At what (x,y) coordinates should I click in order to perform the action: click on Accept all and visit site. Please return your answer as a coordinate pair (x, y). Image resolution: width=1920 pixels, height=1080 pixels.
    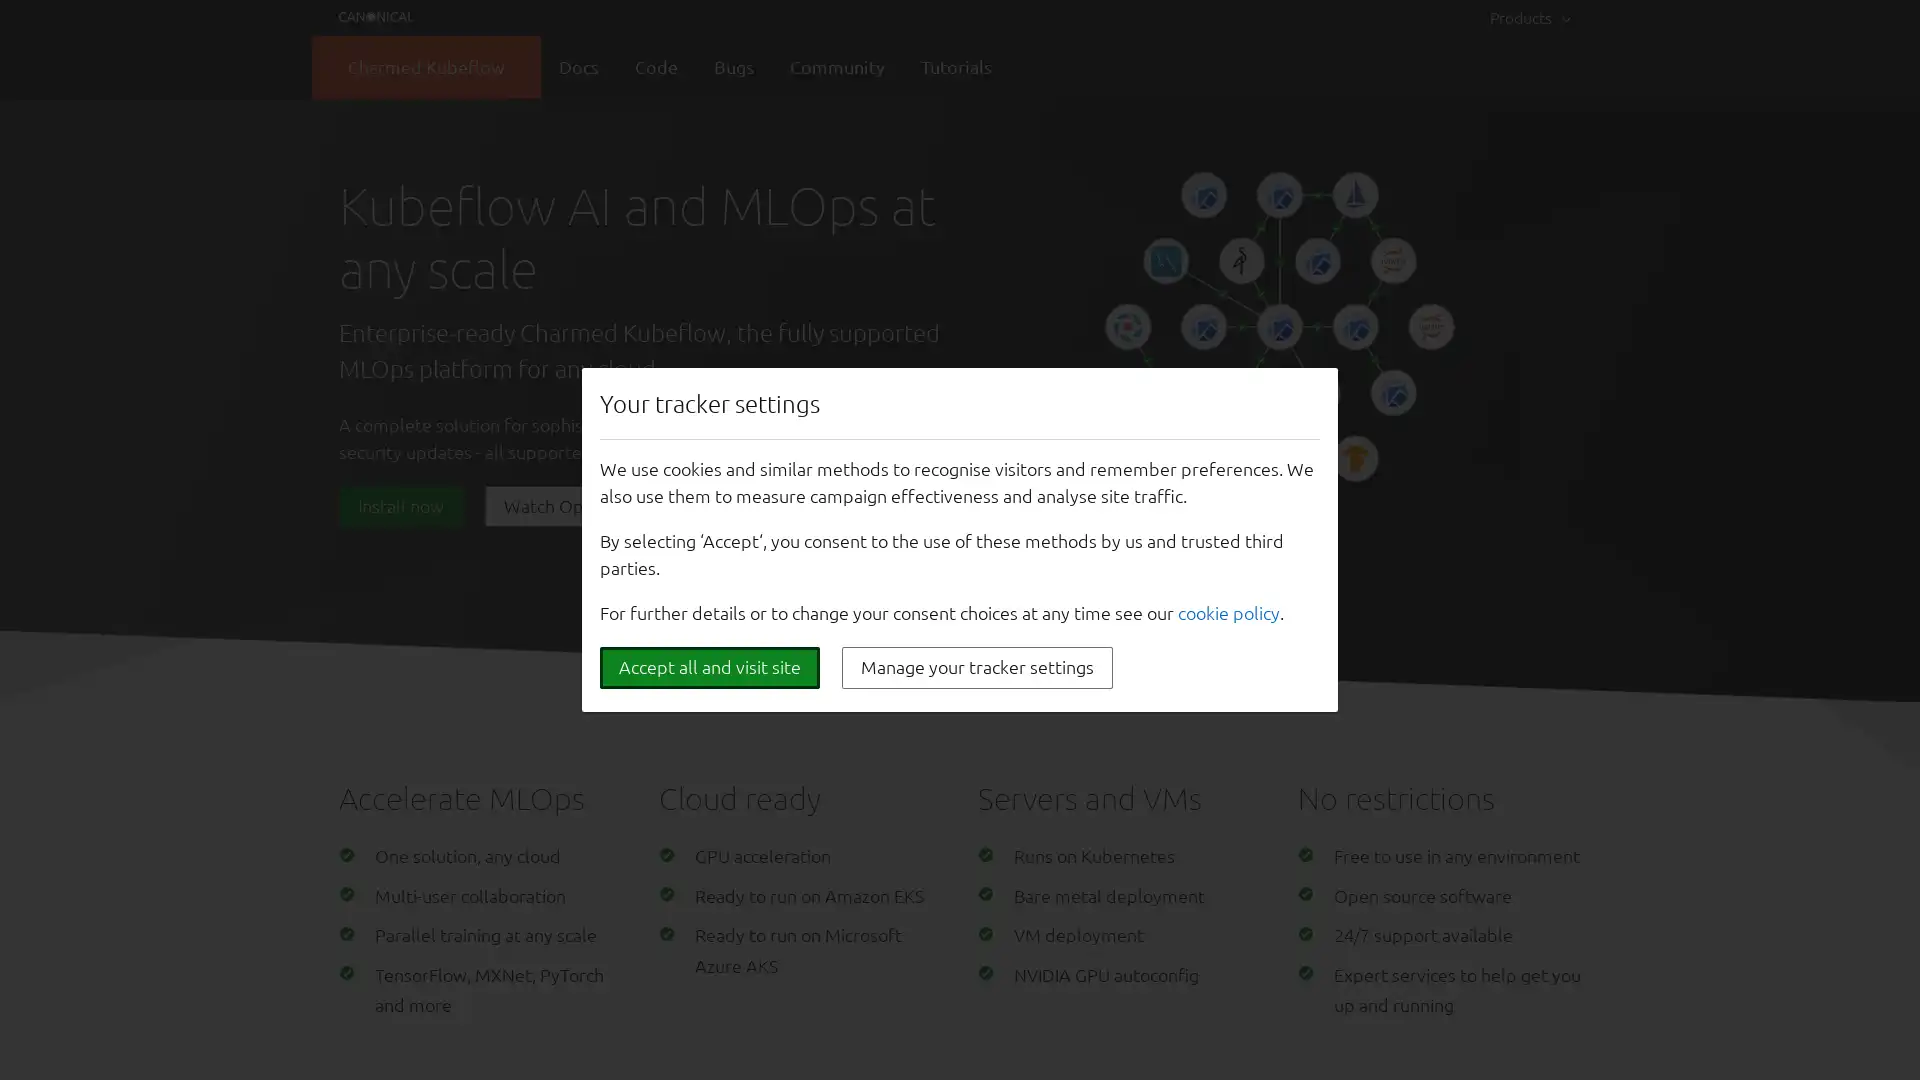
    Looking at the image, I should click on (710, 667).